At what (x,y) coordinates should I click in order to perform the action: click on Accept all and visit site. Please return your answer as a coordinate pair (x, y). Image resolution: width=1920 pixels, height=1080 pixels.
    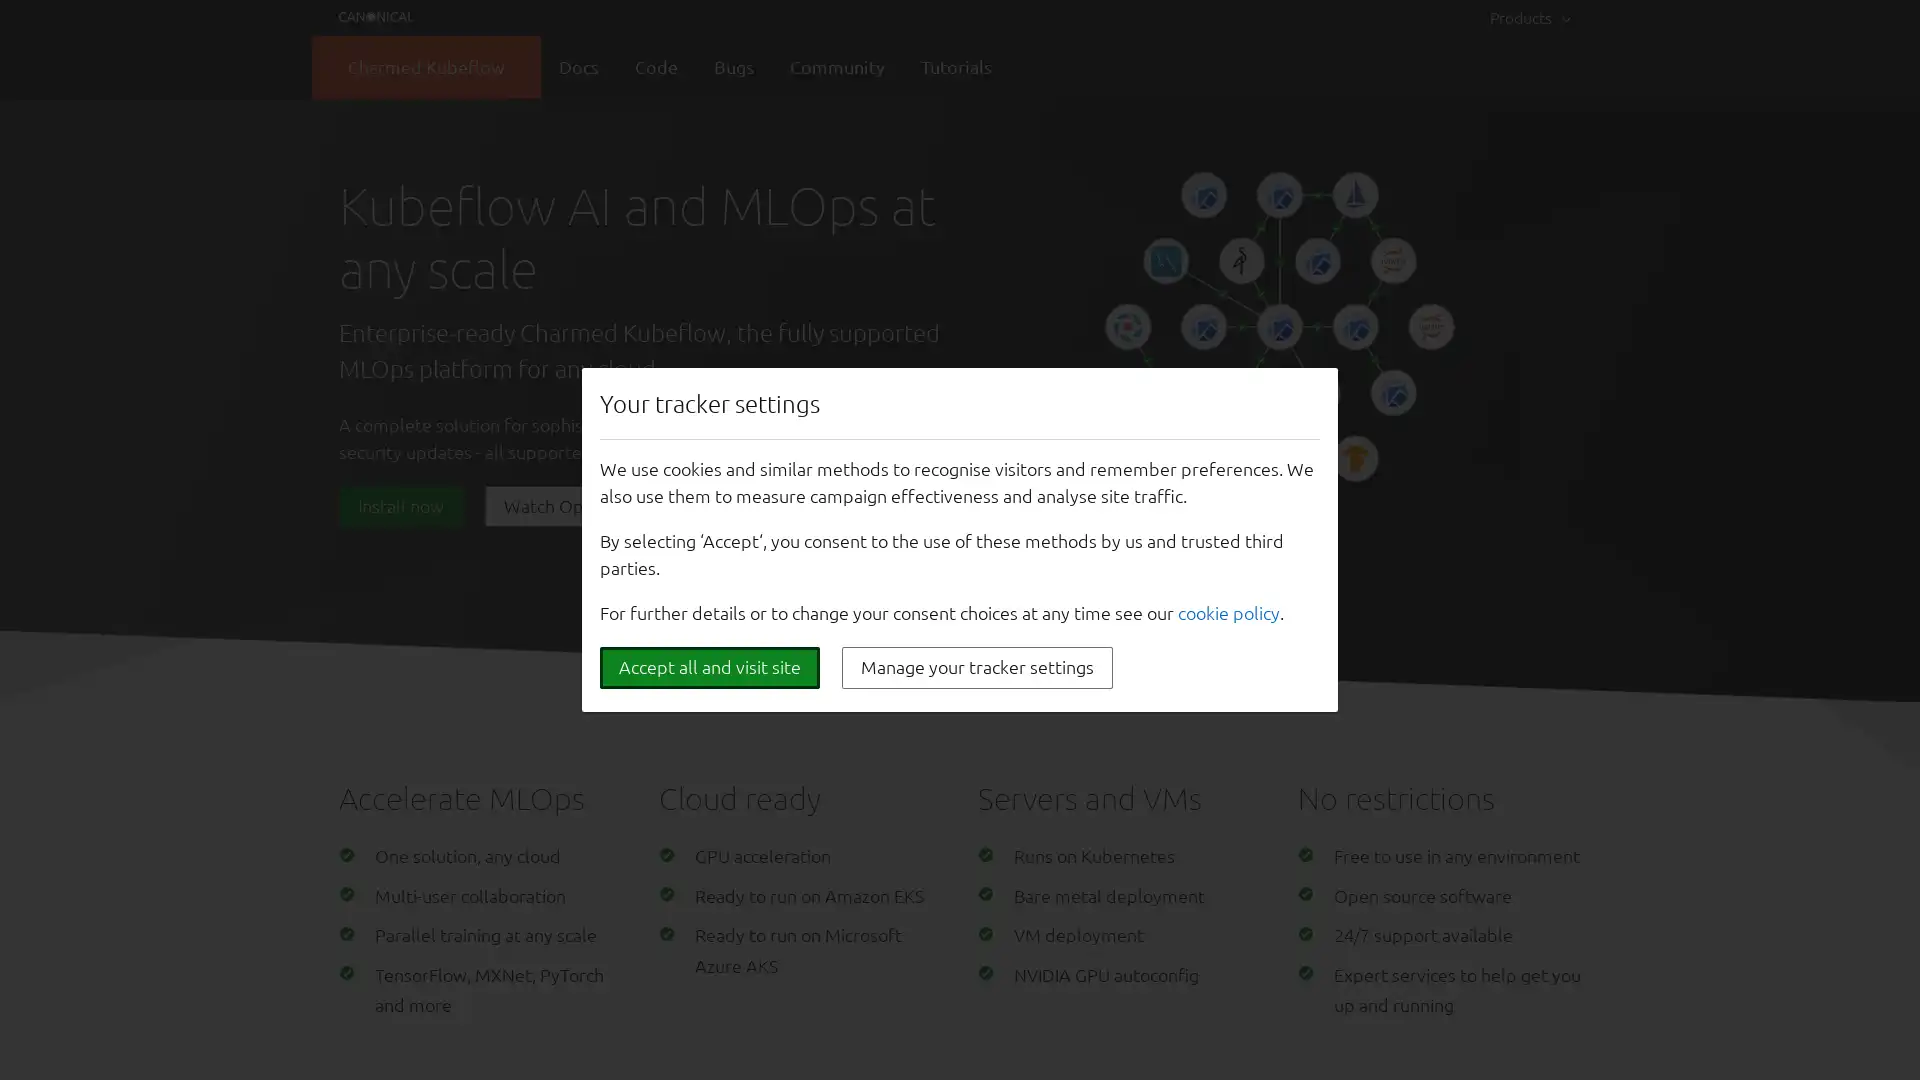
    Looking at the image, I should click on (710, 667).